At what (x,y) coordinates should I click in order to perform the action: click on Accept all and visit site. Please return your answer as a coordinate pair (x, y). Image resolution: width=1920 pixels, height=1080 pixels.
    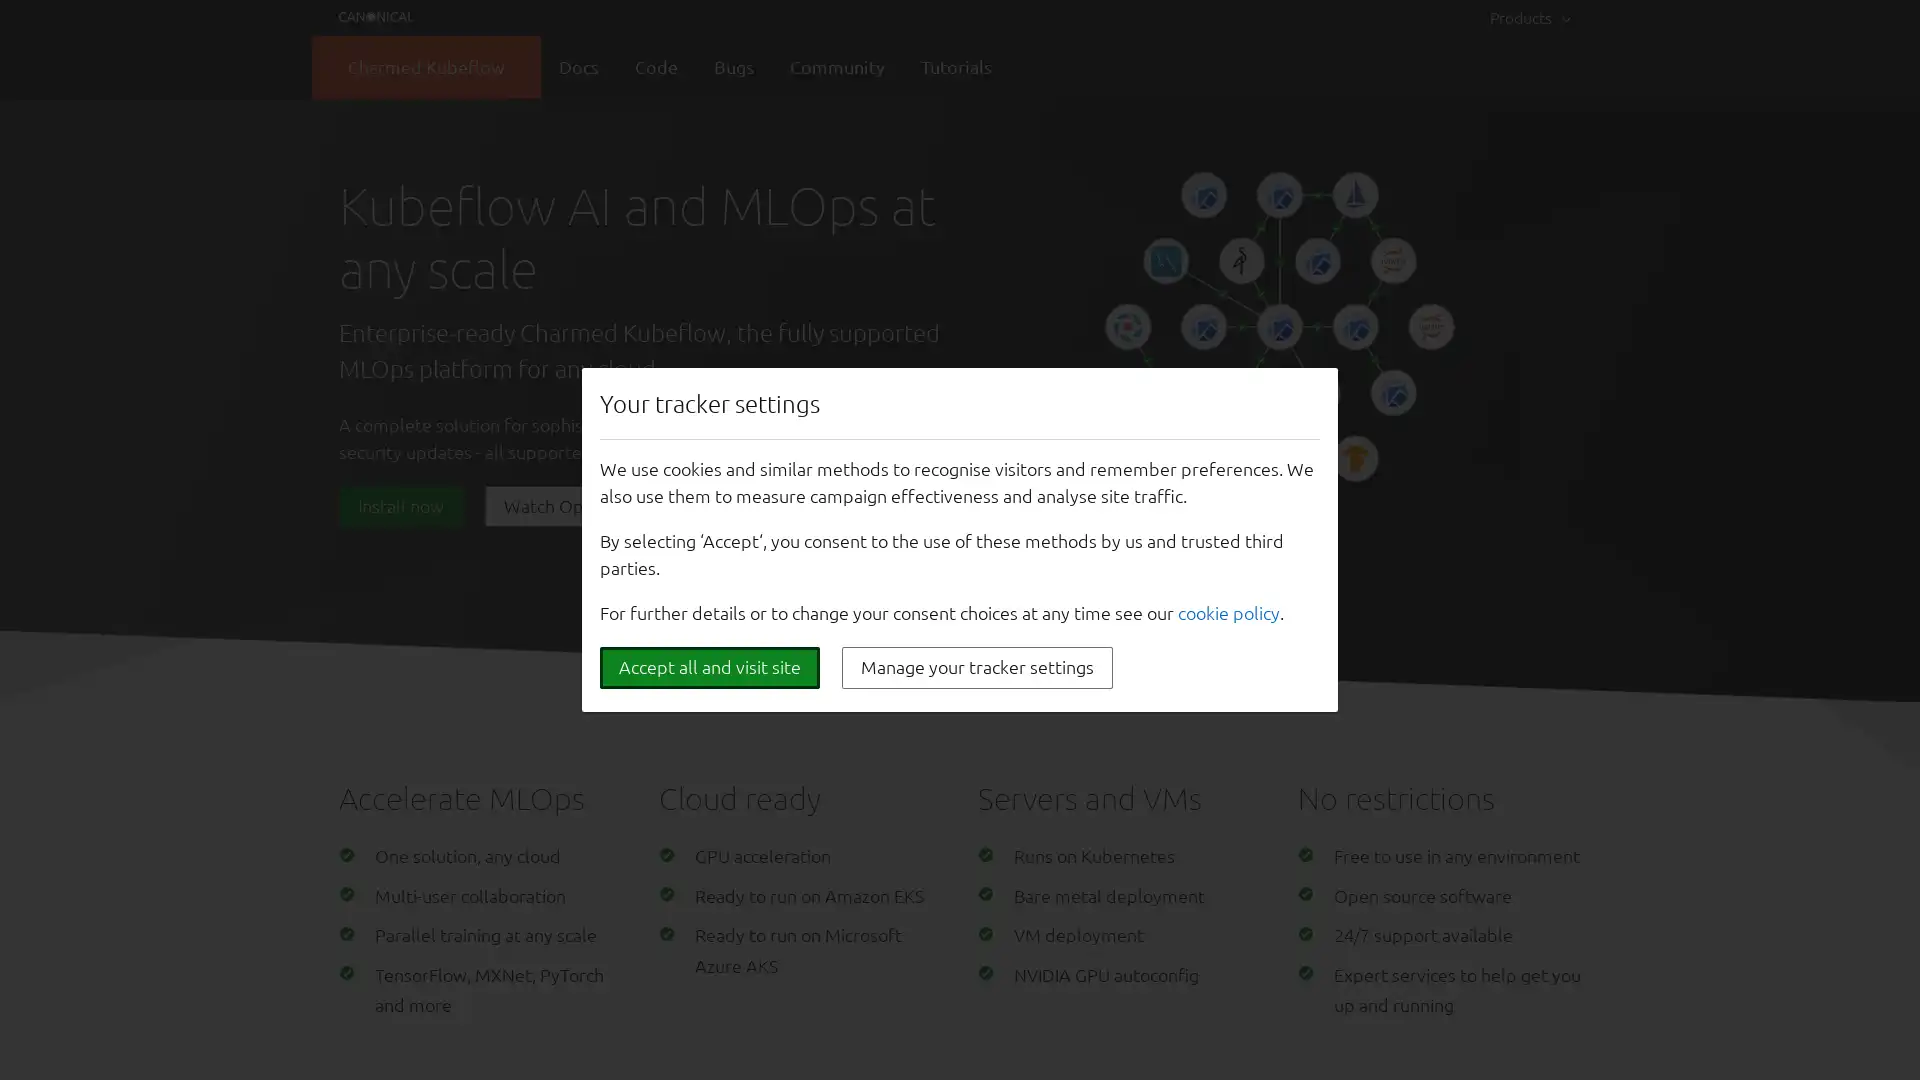
    Looking at the image, I should click on (710, 667).